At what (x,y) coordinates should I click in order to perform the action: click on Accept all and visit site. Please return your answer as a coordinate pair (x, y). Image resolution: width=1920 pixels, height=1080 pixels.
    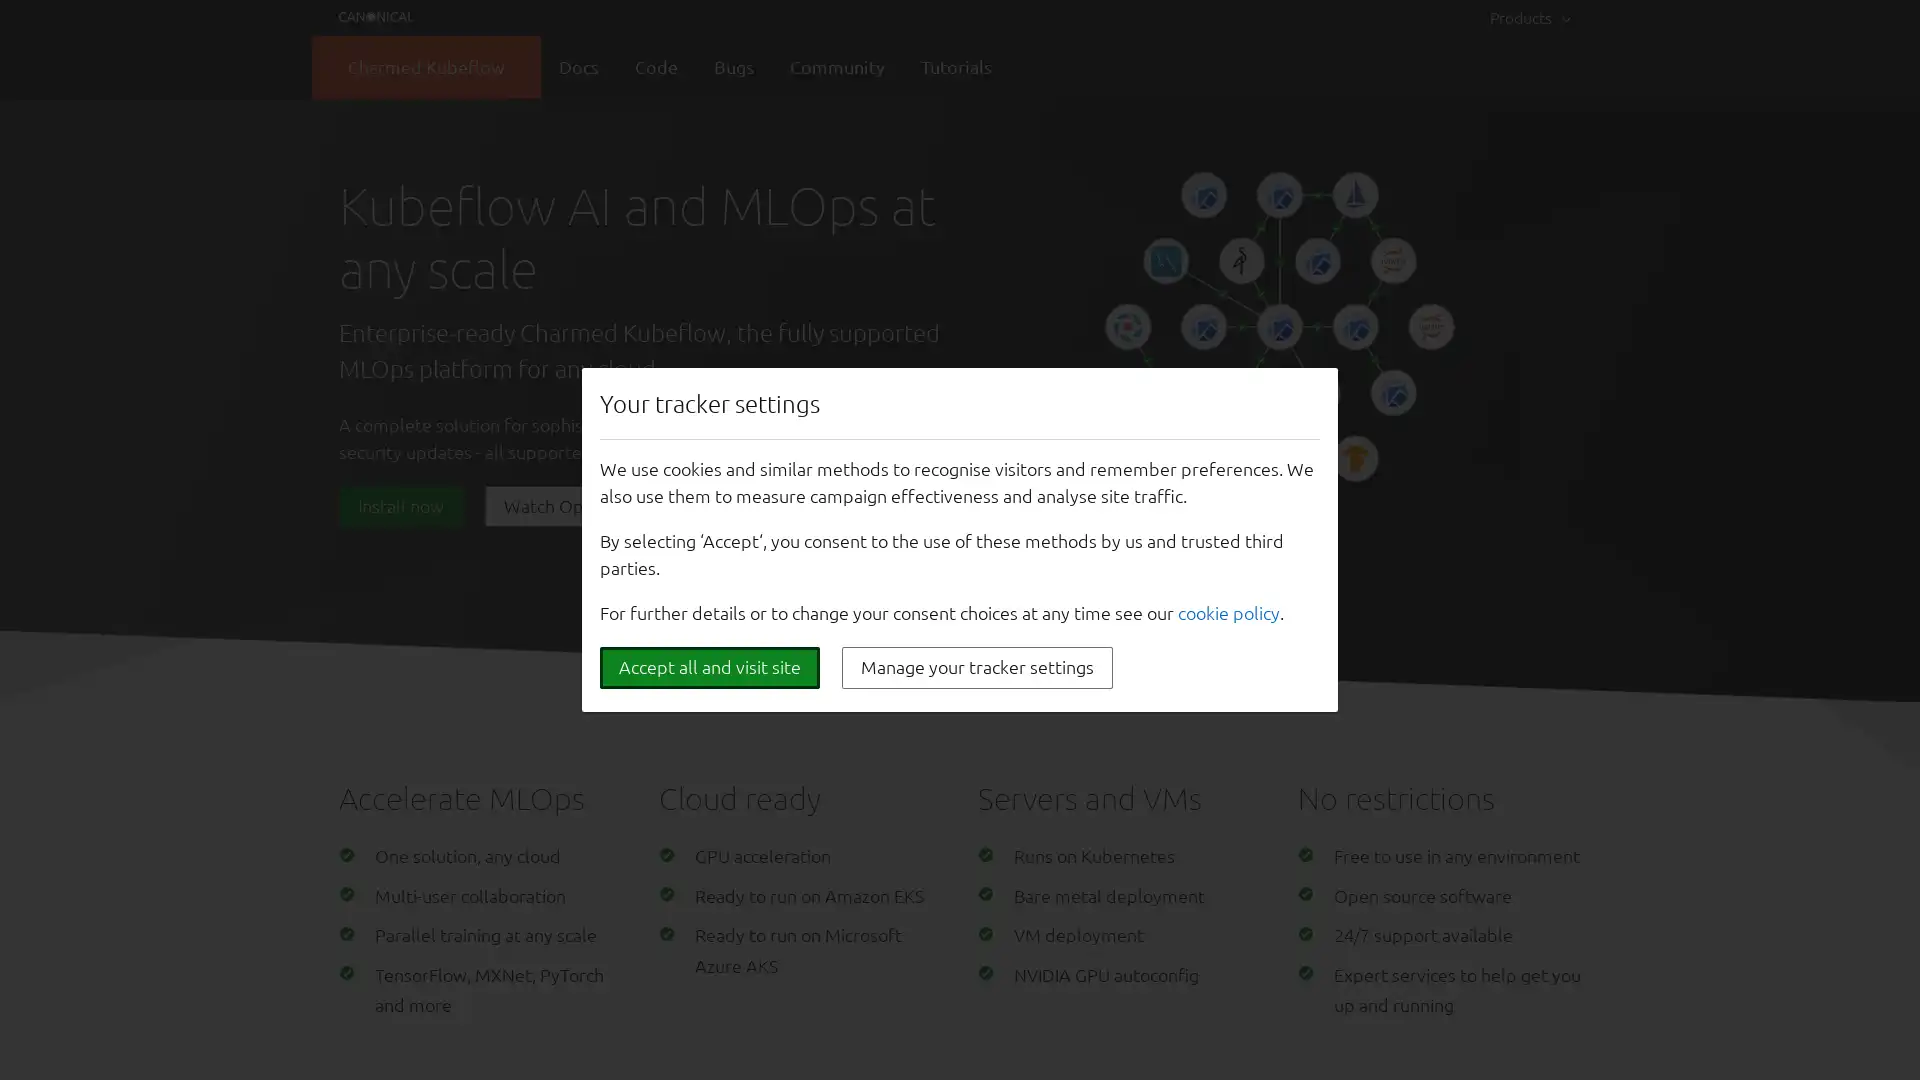
    Looking at the image, I should click on (710, 667).